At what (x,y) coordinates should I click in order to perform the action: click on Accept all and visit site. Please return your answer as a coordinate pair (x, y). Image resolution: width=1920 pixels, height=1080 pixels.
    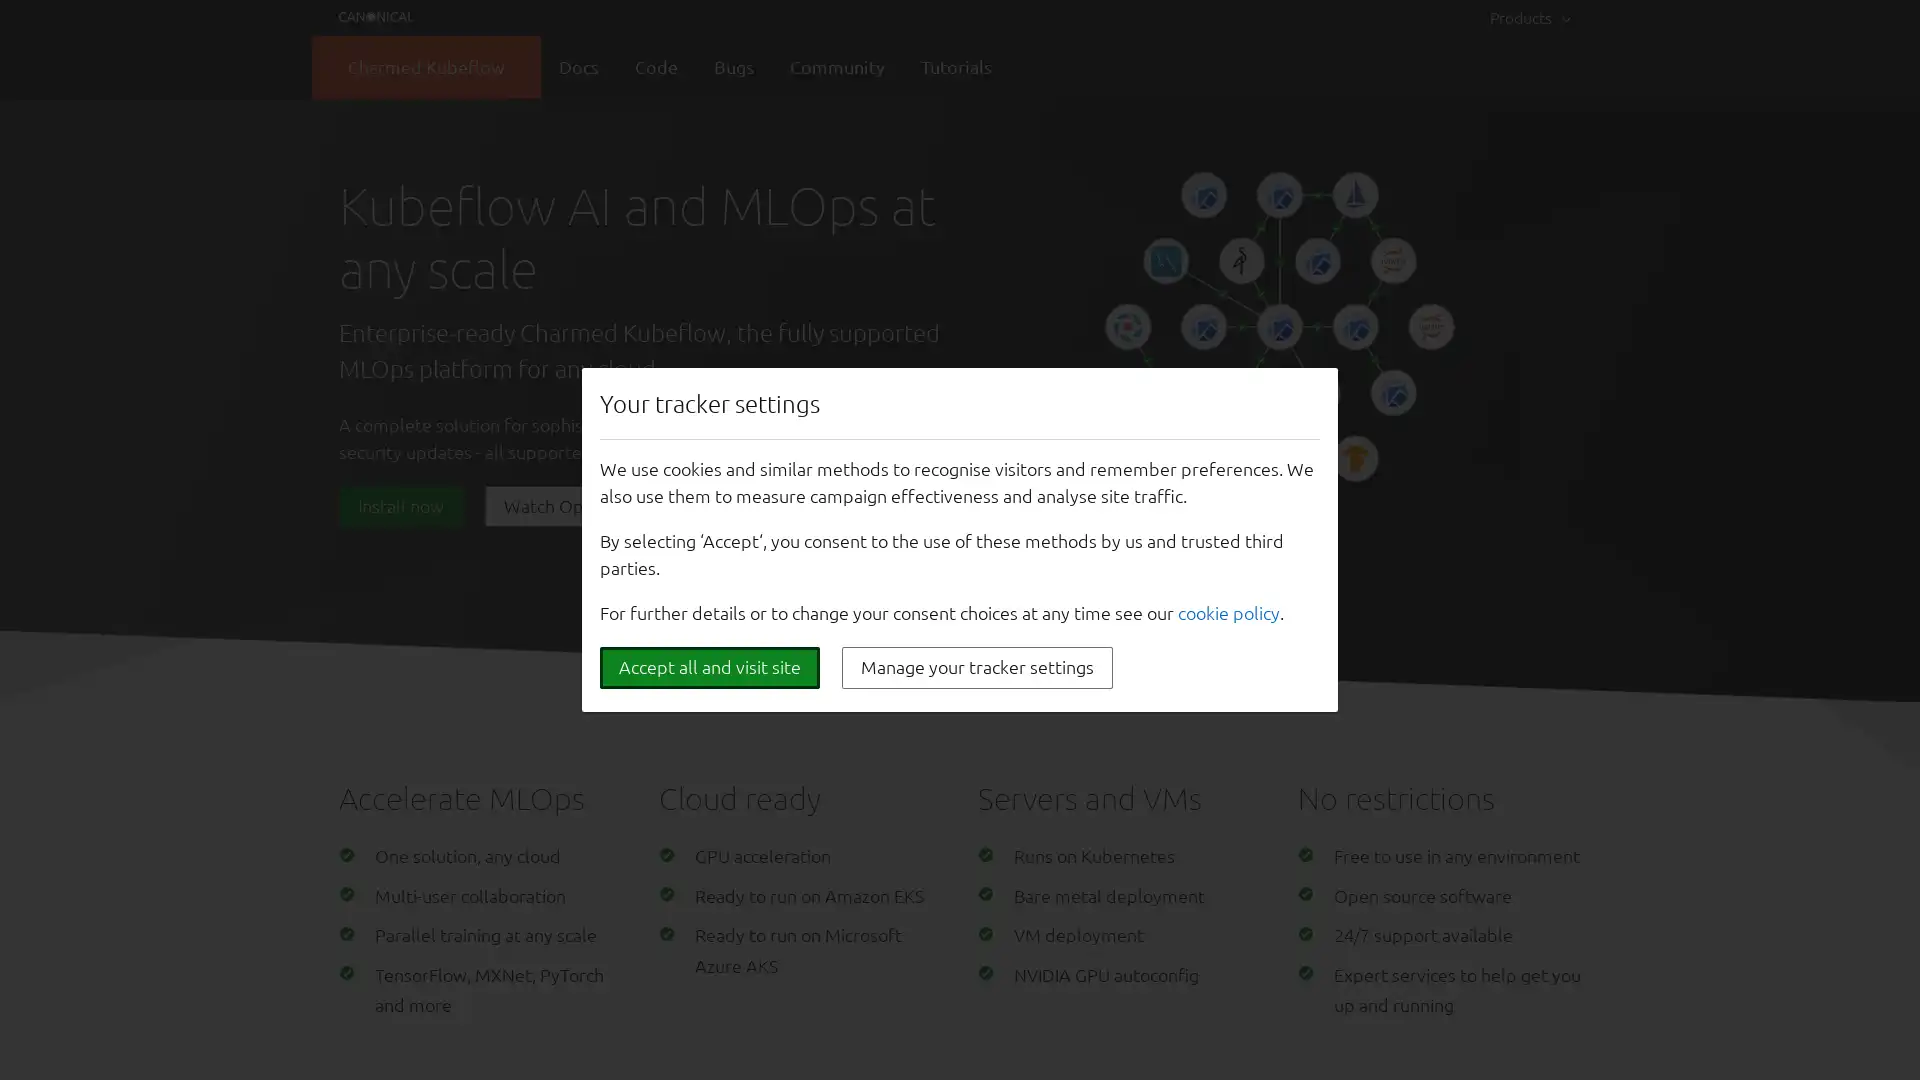
    Looking at the image, I should click on (710, 667).